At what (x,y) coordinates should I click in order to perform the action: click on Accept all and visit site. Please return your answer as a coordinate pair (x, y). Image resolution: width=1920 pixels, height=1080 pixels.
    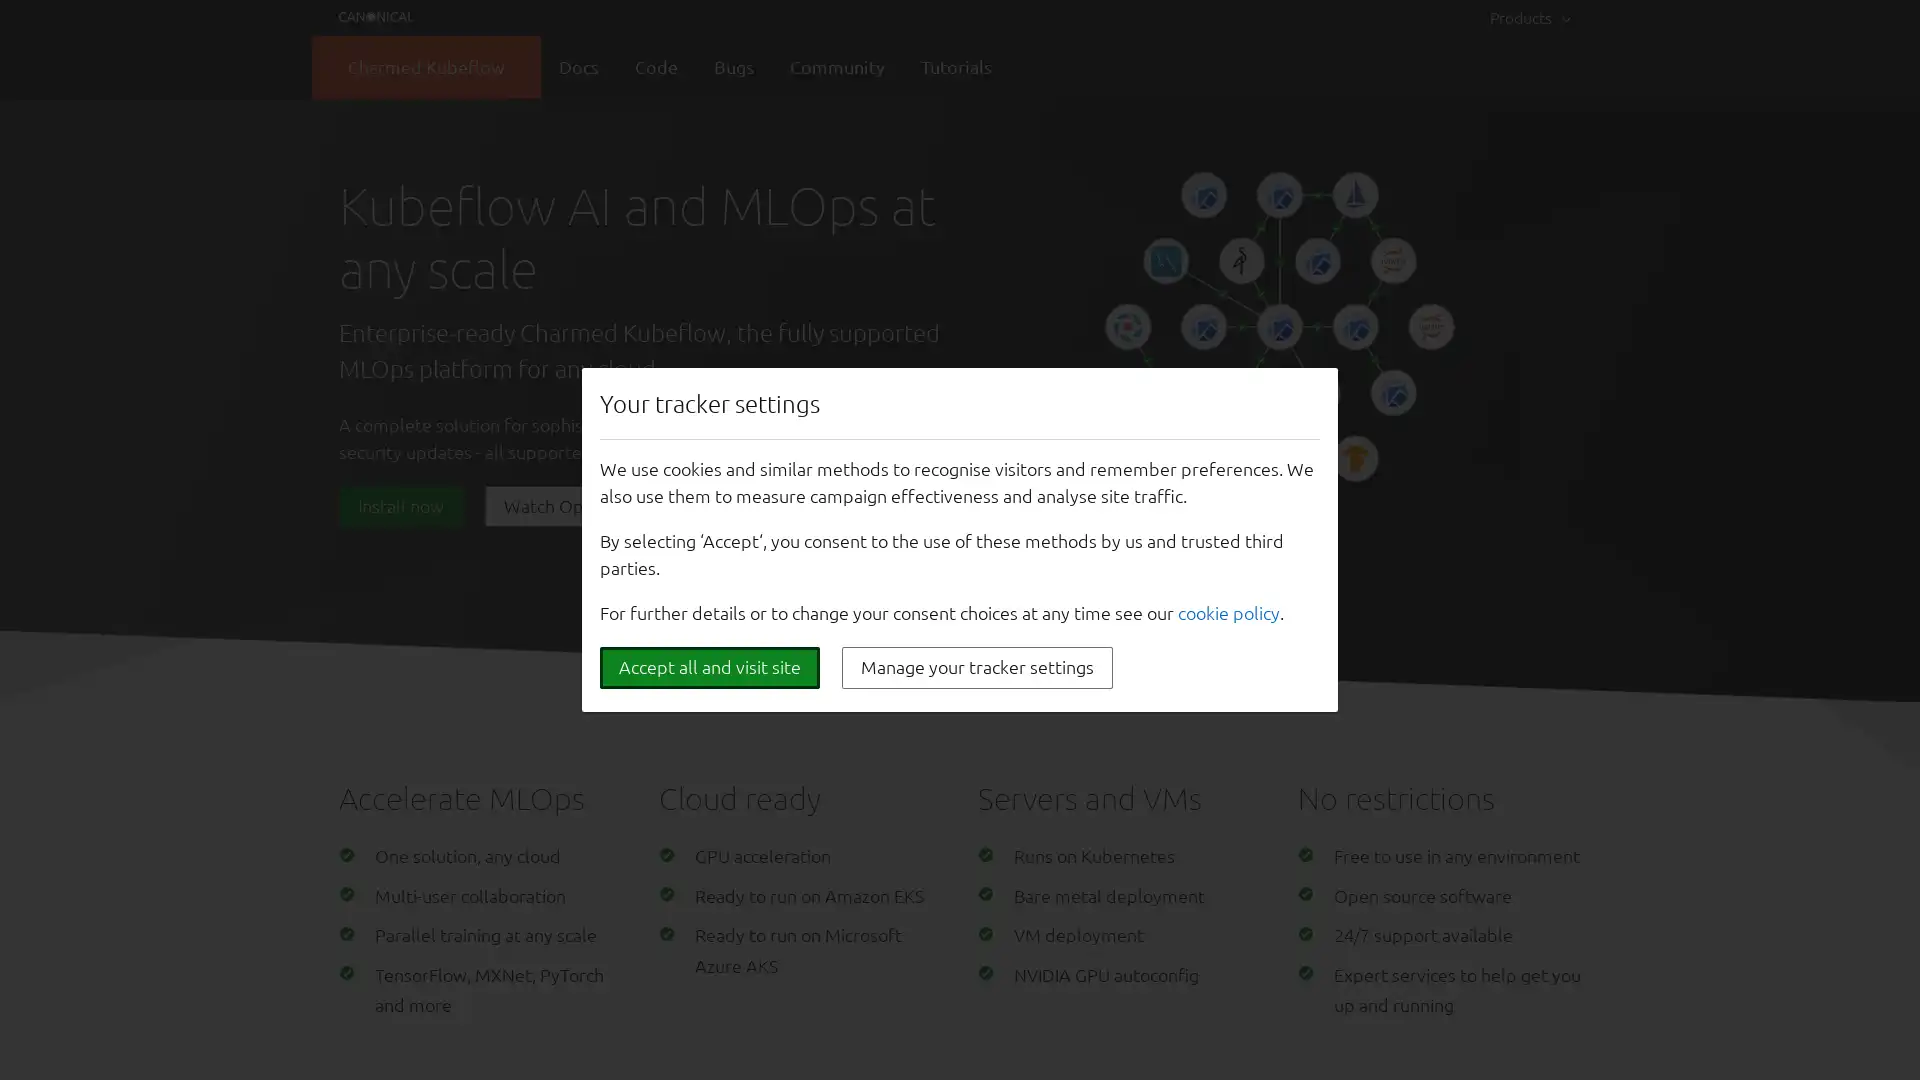
    Looking at the image, I should click on (710, 667).